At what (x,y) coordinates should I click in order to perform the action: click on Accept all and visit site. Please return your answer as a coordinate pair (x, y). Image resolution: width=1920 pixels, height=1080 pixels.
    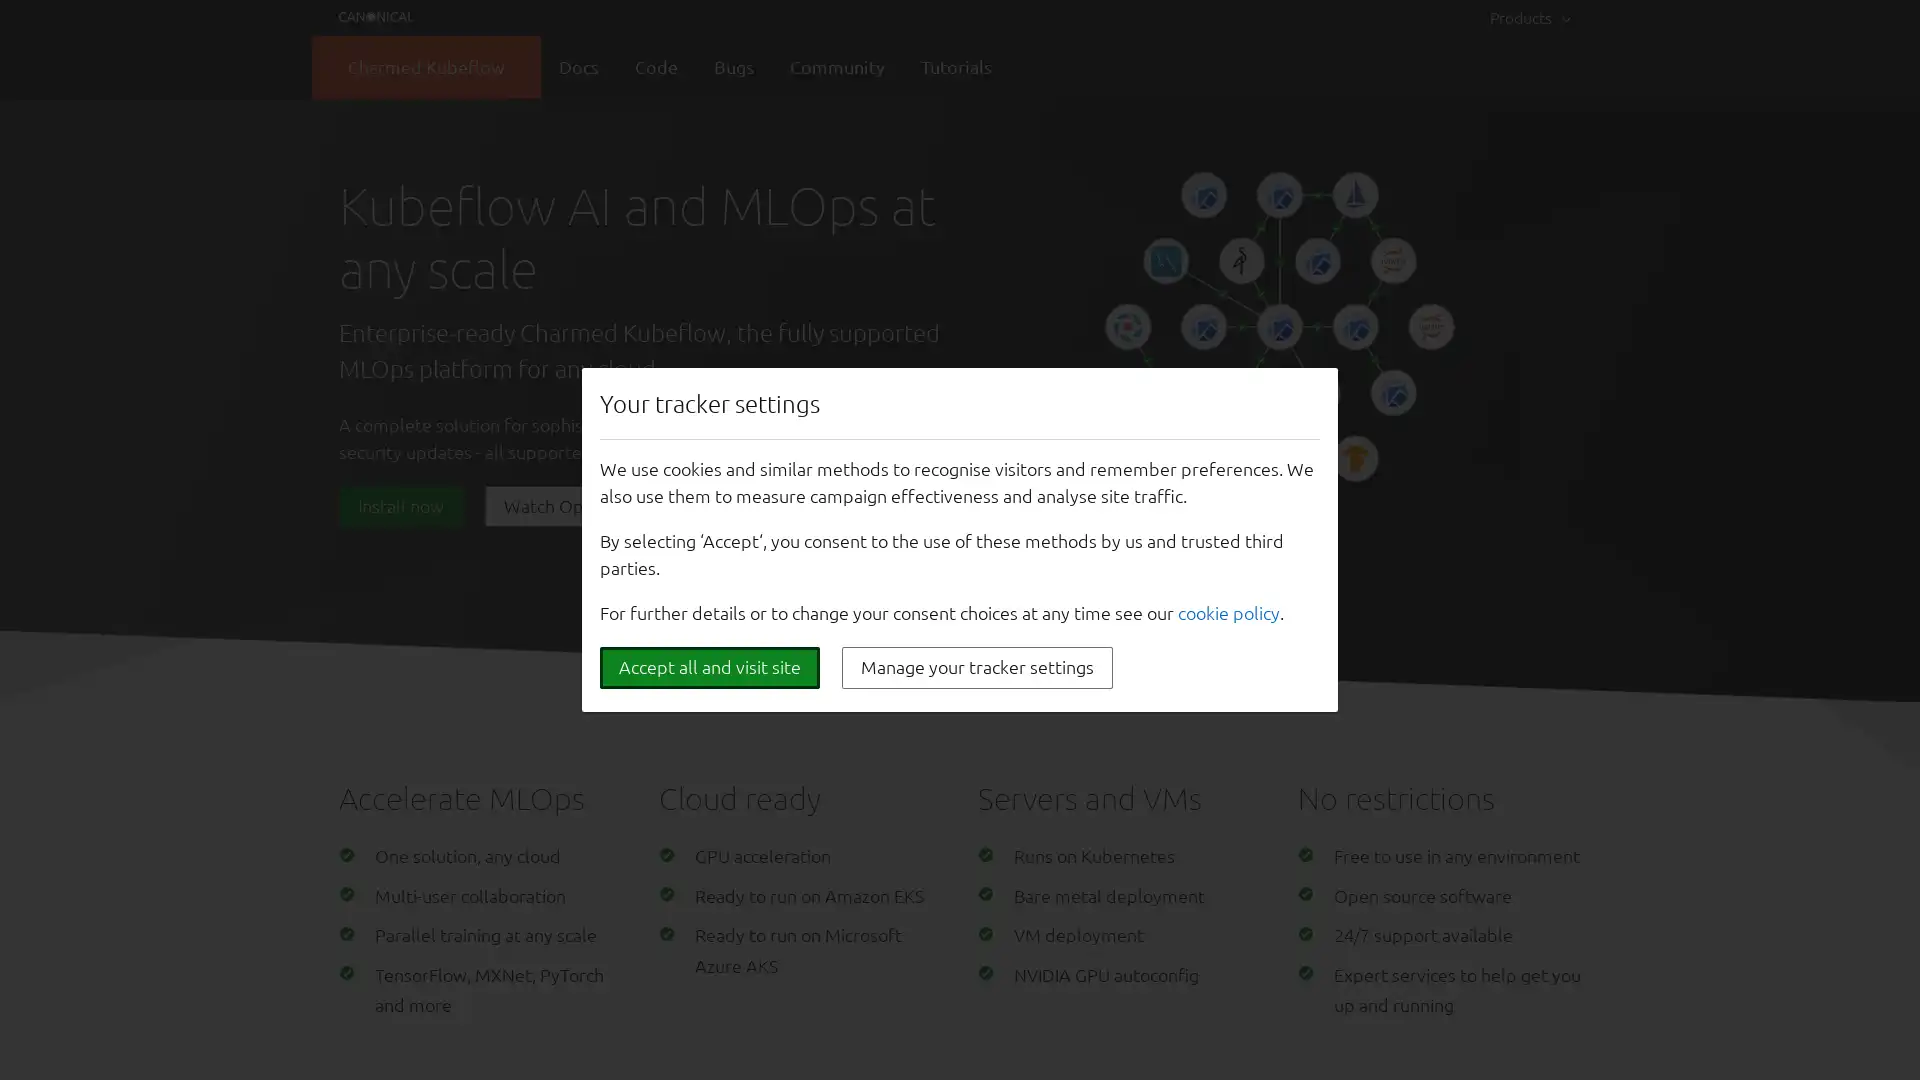
    Looking at the image, I should click on (710, 667).